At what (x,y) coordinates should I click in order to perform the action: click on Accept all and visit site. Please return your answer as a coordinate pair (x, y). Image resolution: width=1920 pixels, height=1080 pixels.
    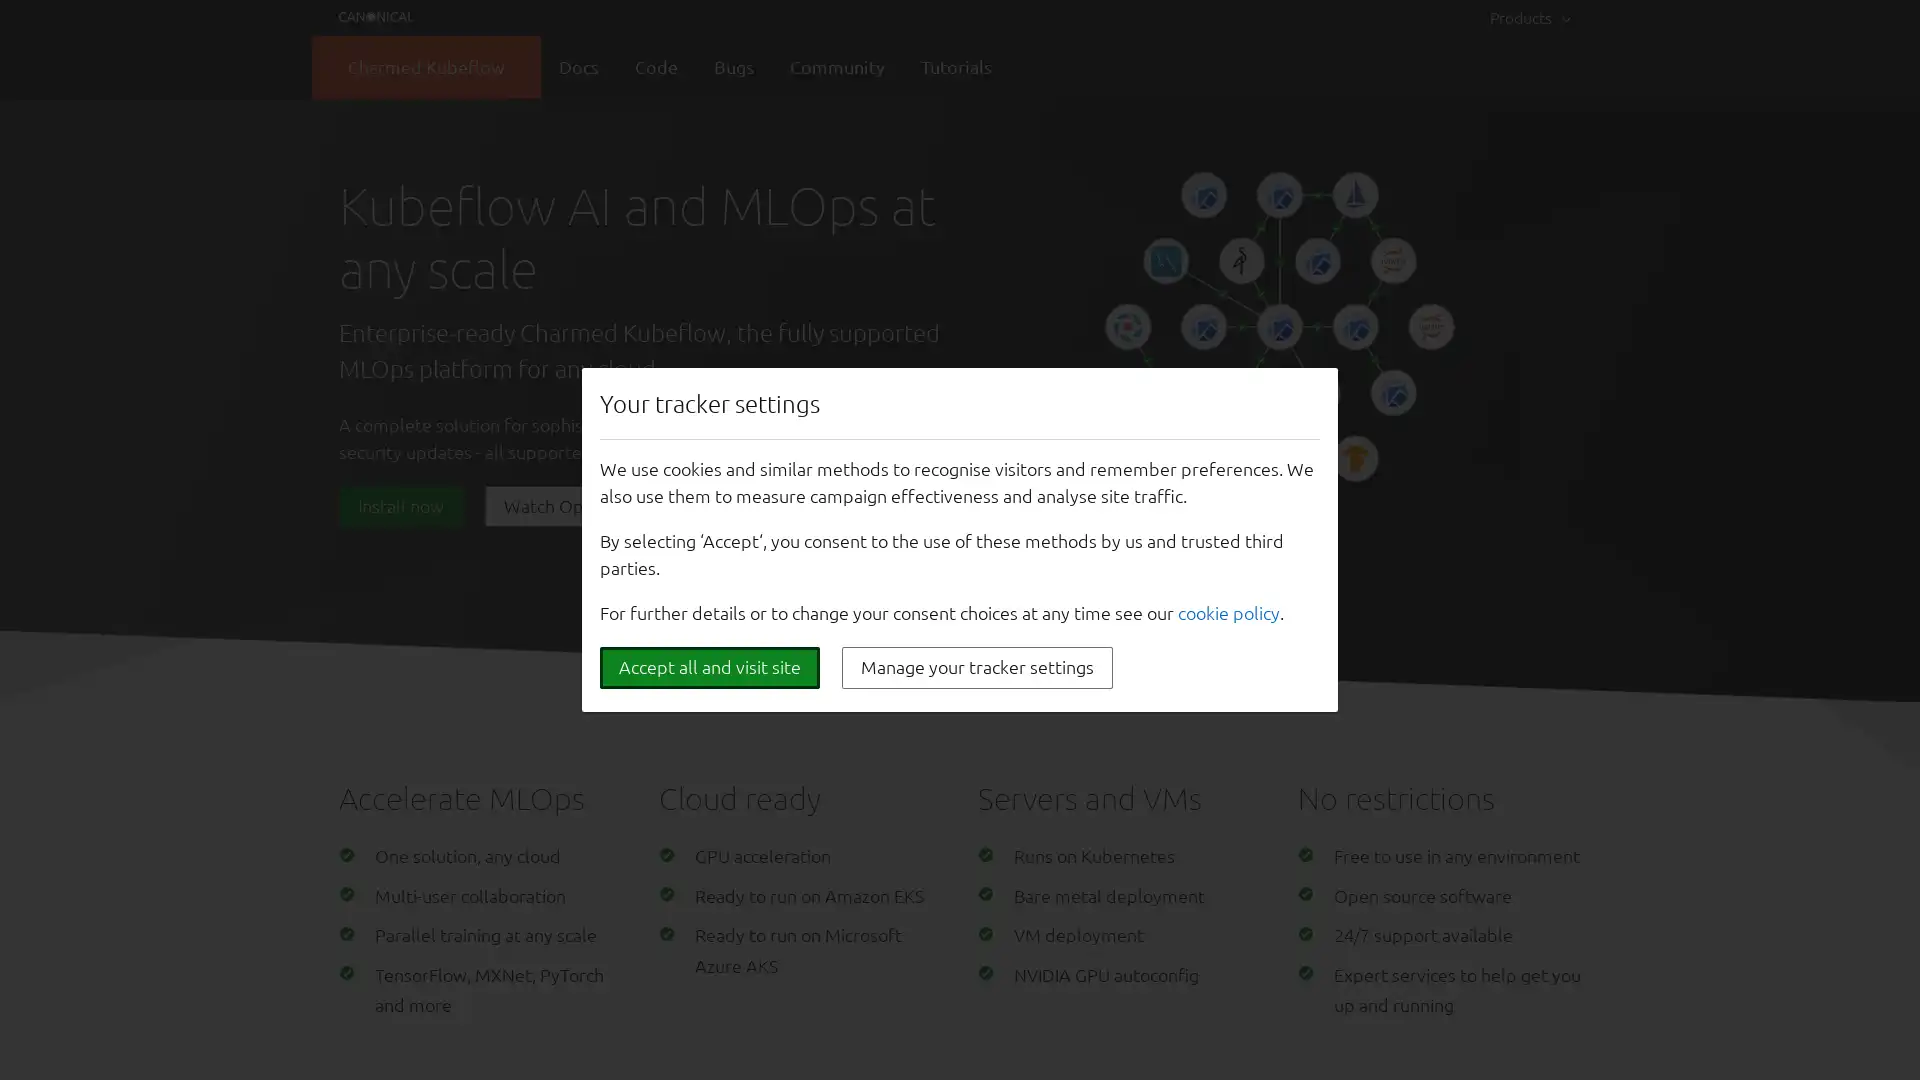
    Looking at the image, I should click on (710, 667).